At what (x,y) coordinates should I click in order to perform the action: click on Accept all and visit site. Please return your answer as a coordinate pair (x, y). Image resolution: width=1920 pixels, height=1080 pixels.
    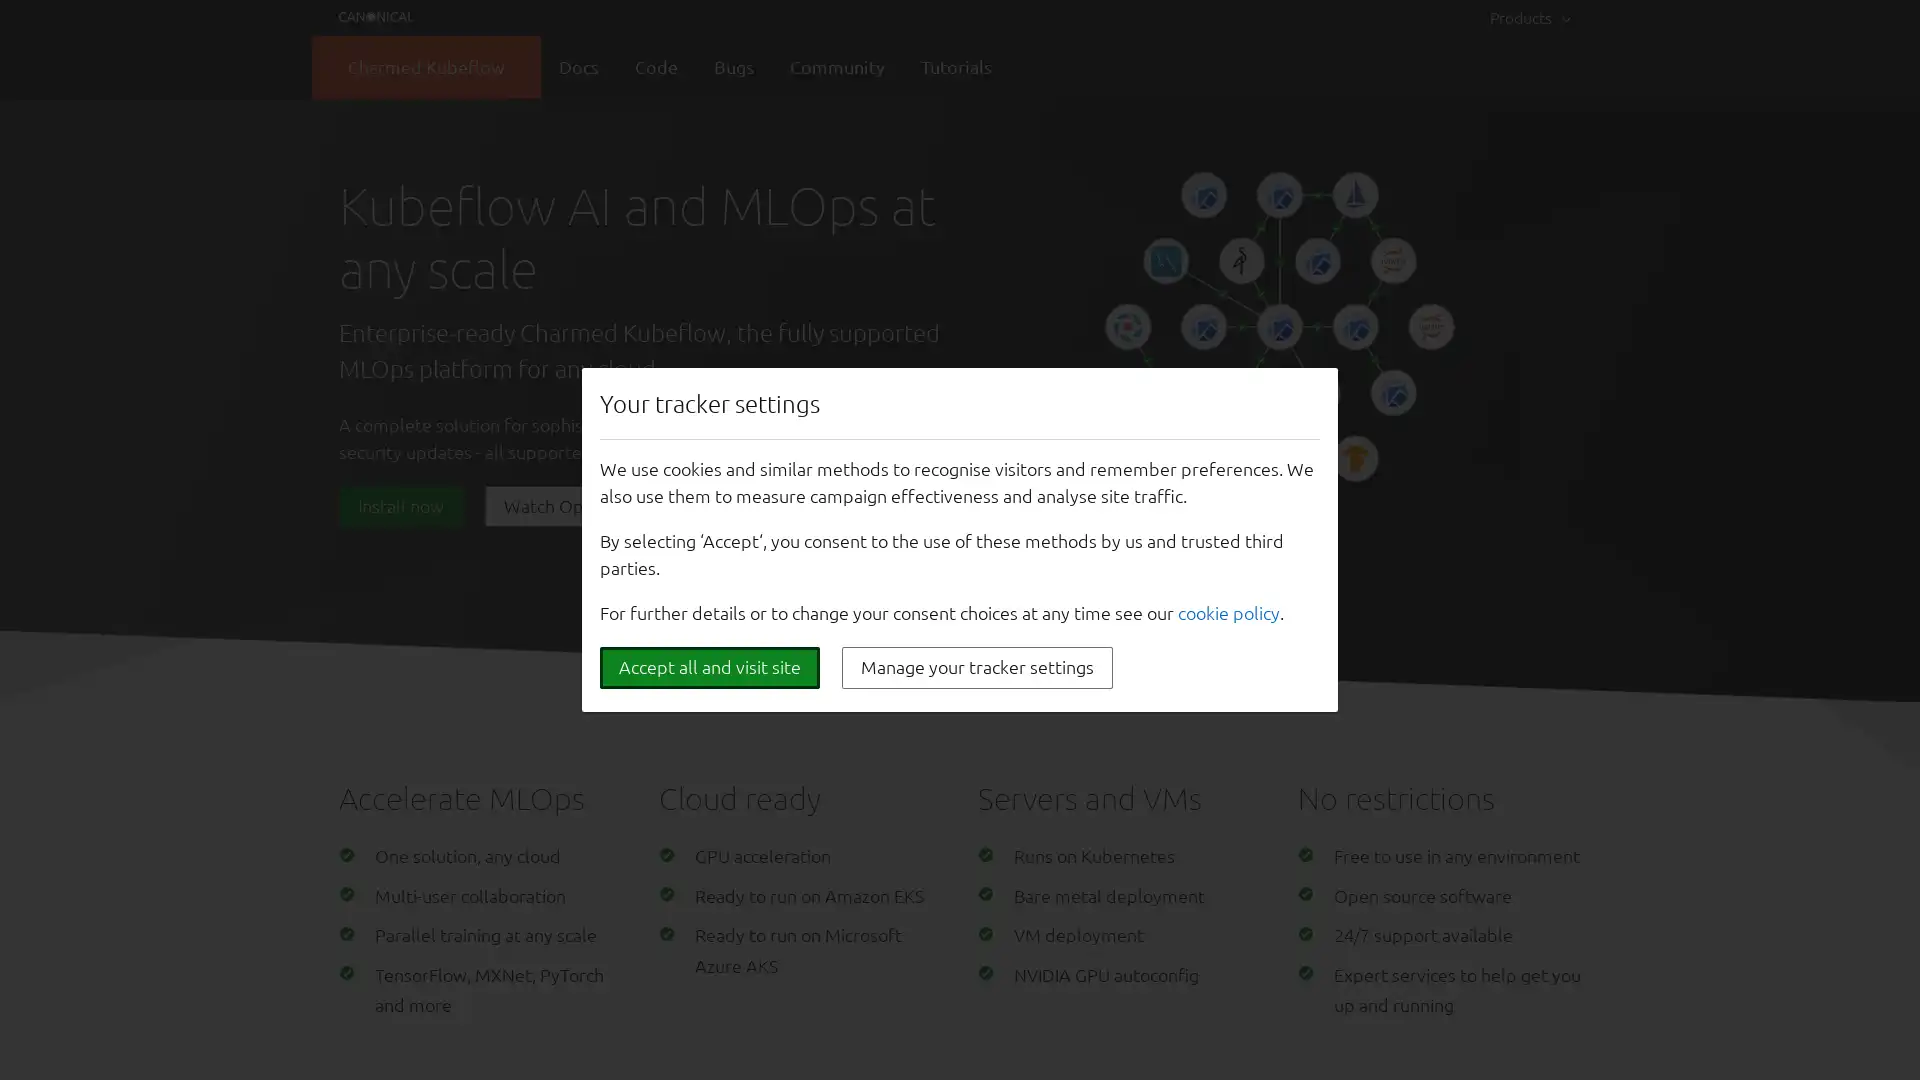
    Looking at the image, I should click on (710, 667).